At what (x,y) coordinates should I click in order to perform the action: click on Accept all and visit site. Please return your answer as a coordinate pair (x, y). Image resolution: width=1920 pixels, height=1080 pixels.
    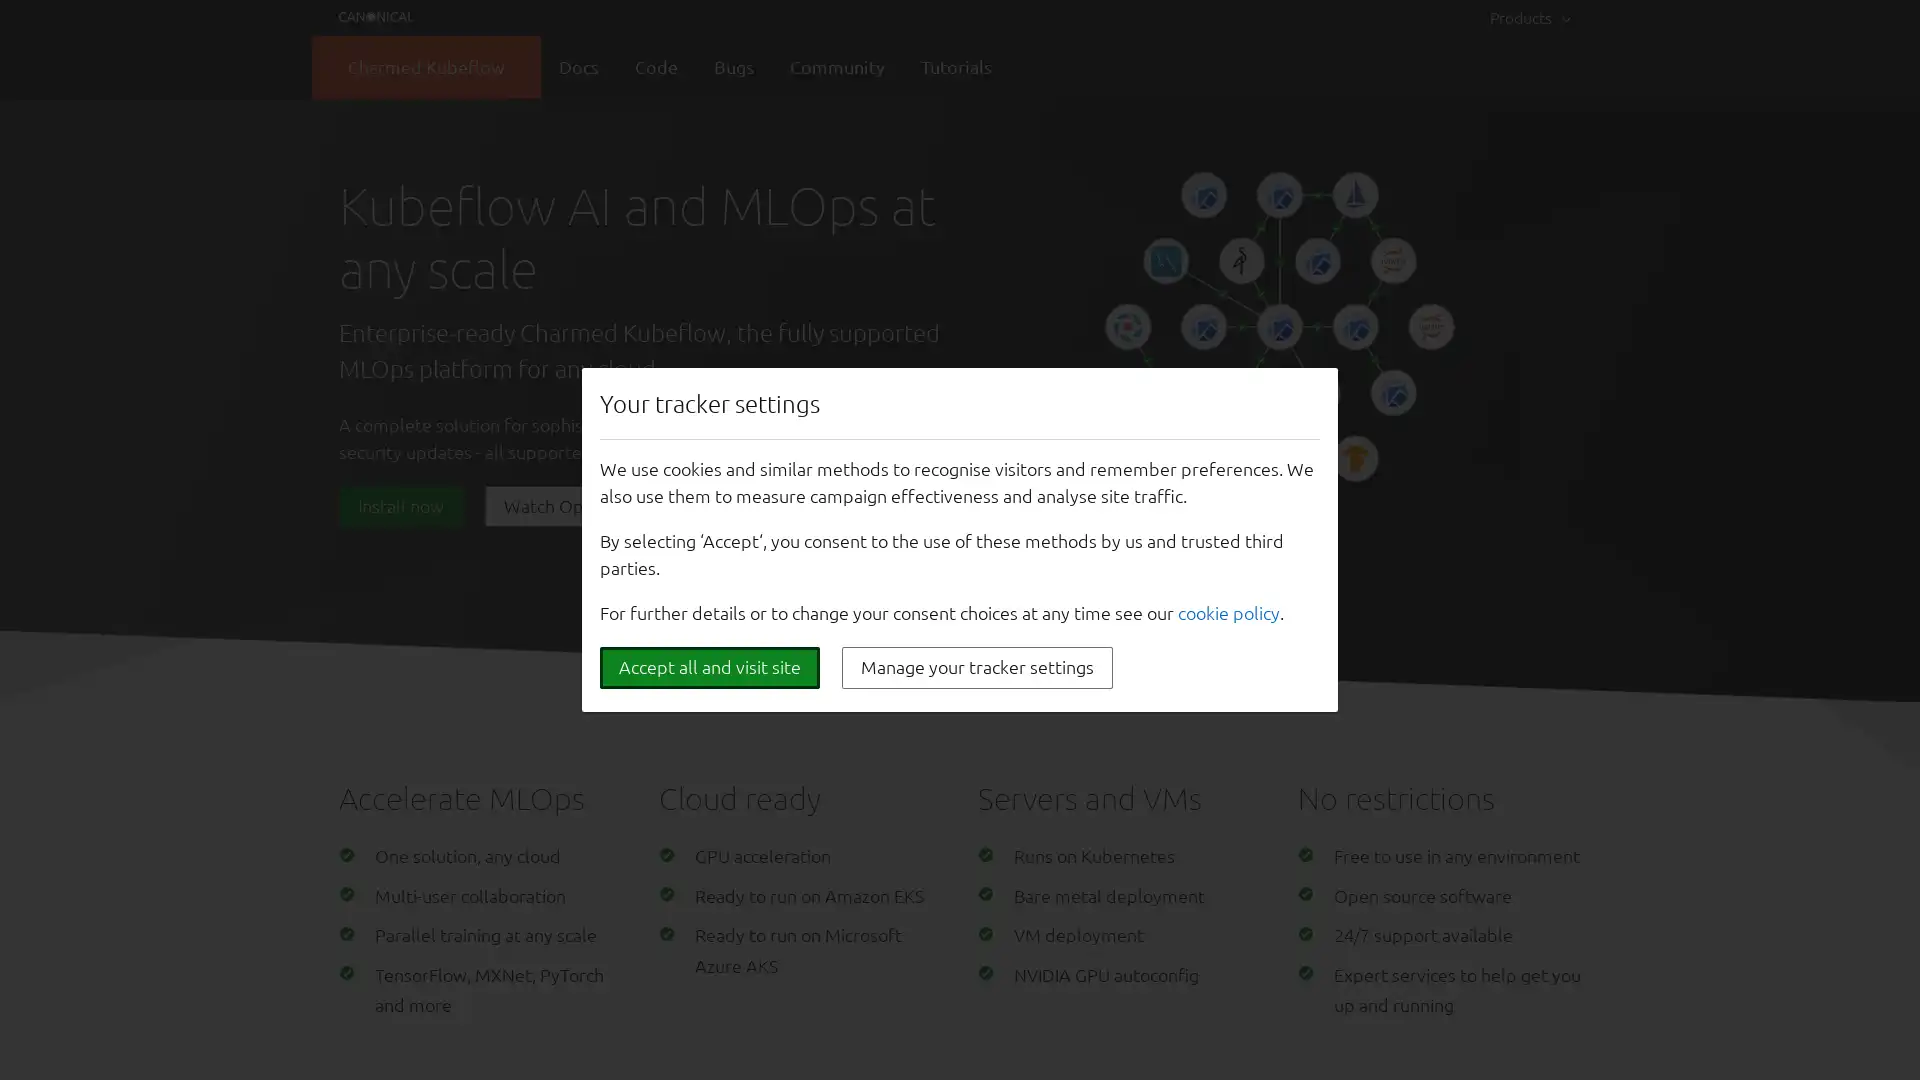
    Looking at the image, I should click on (710, 667).